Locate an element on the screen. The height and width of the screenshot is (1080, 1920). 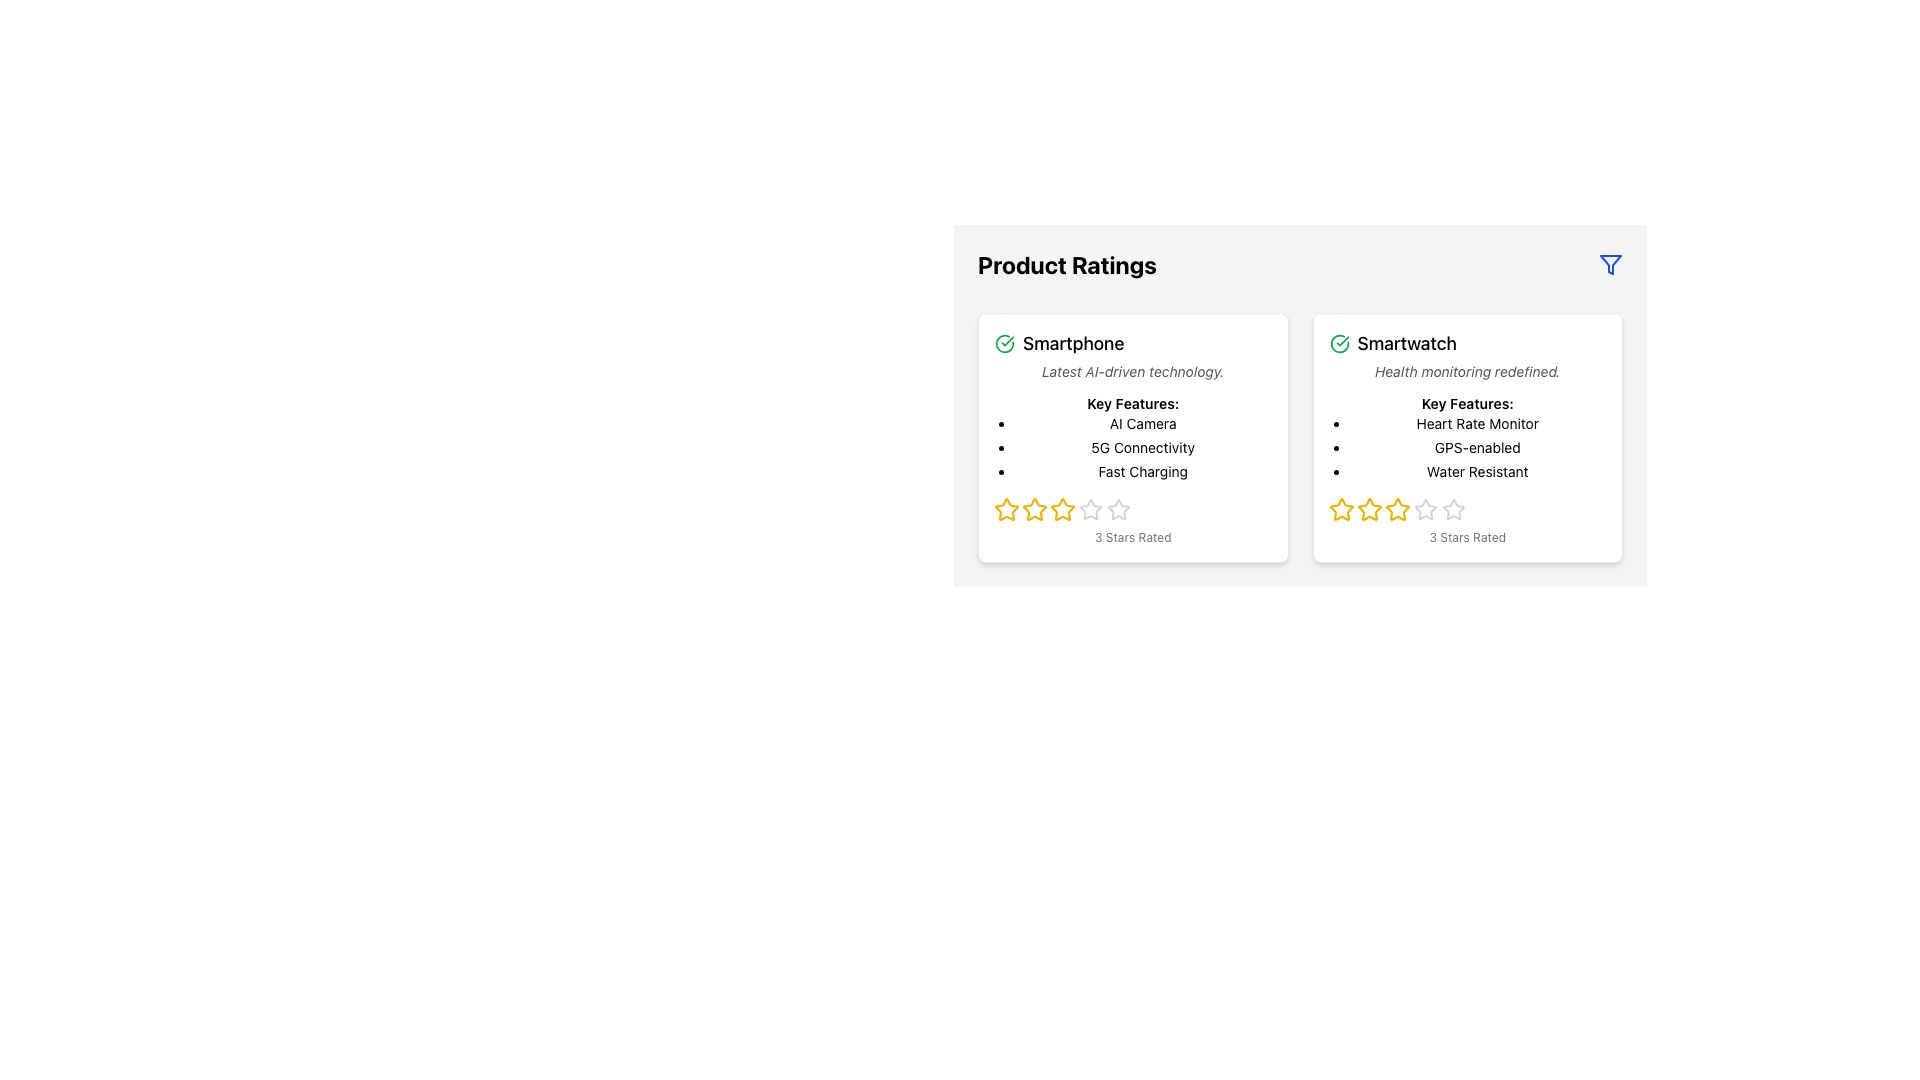
the rating scale element consisting of five star icons, where the first three stars are filled with golden-yellow color, indicating they are selected, located within the 'Smartwatch' card, below 'Water Resistant' and above '3 Stars Rated' is located at coordinates (1467, 508).